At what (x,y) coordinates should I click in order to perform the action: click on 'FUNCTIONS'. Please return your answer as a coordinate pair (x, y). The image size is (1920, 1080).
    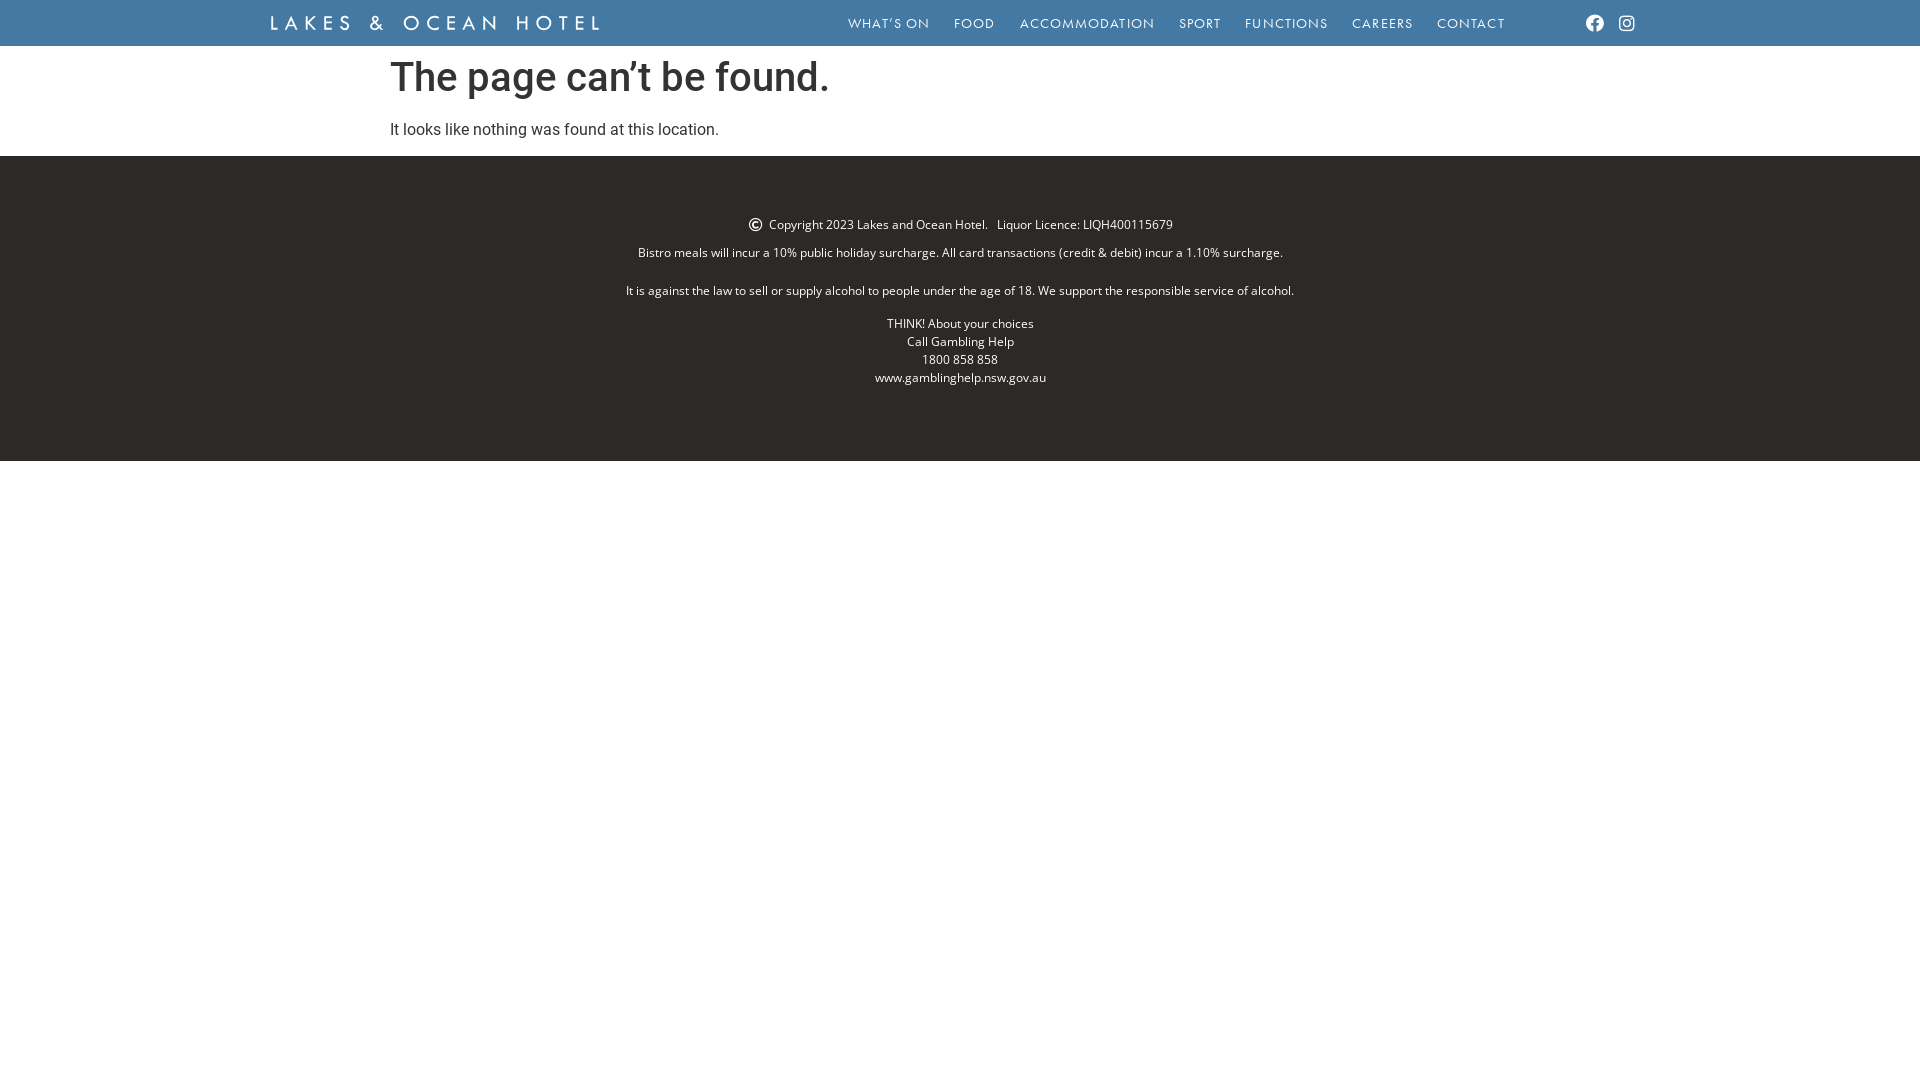
    Looking at the image, I should click on (1286, 23).